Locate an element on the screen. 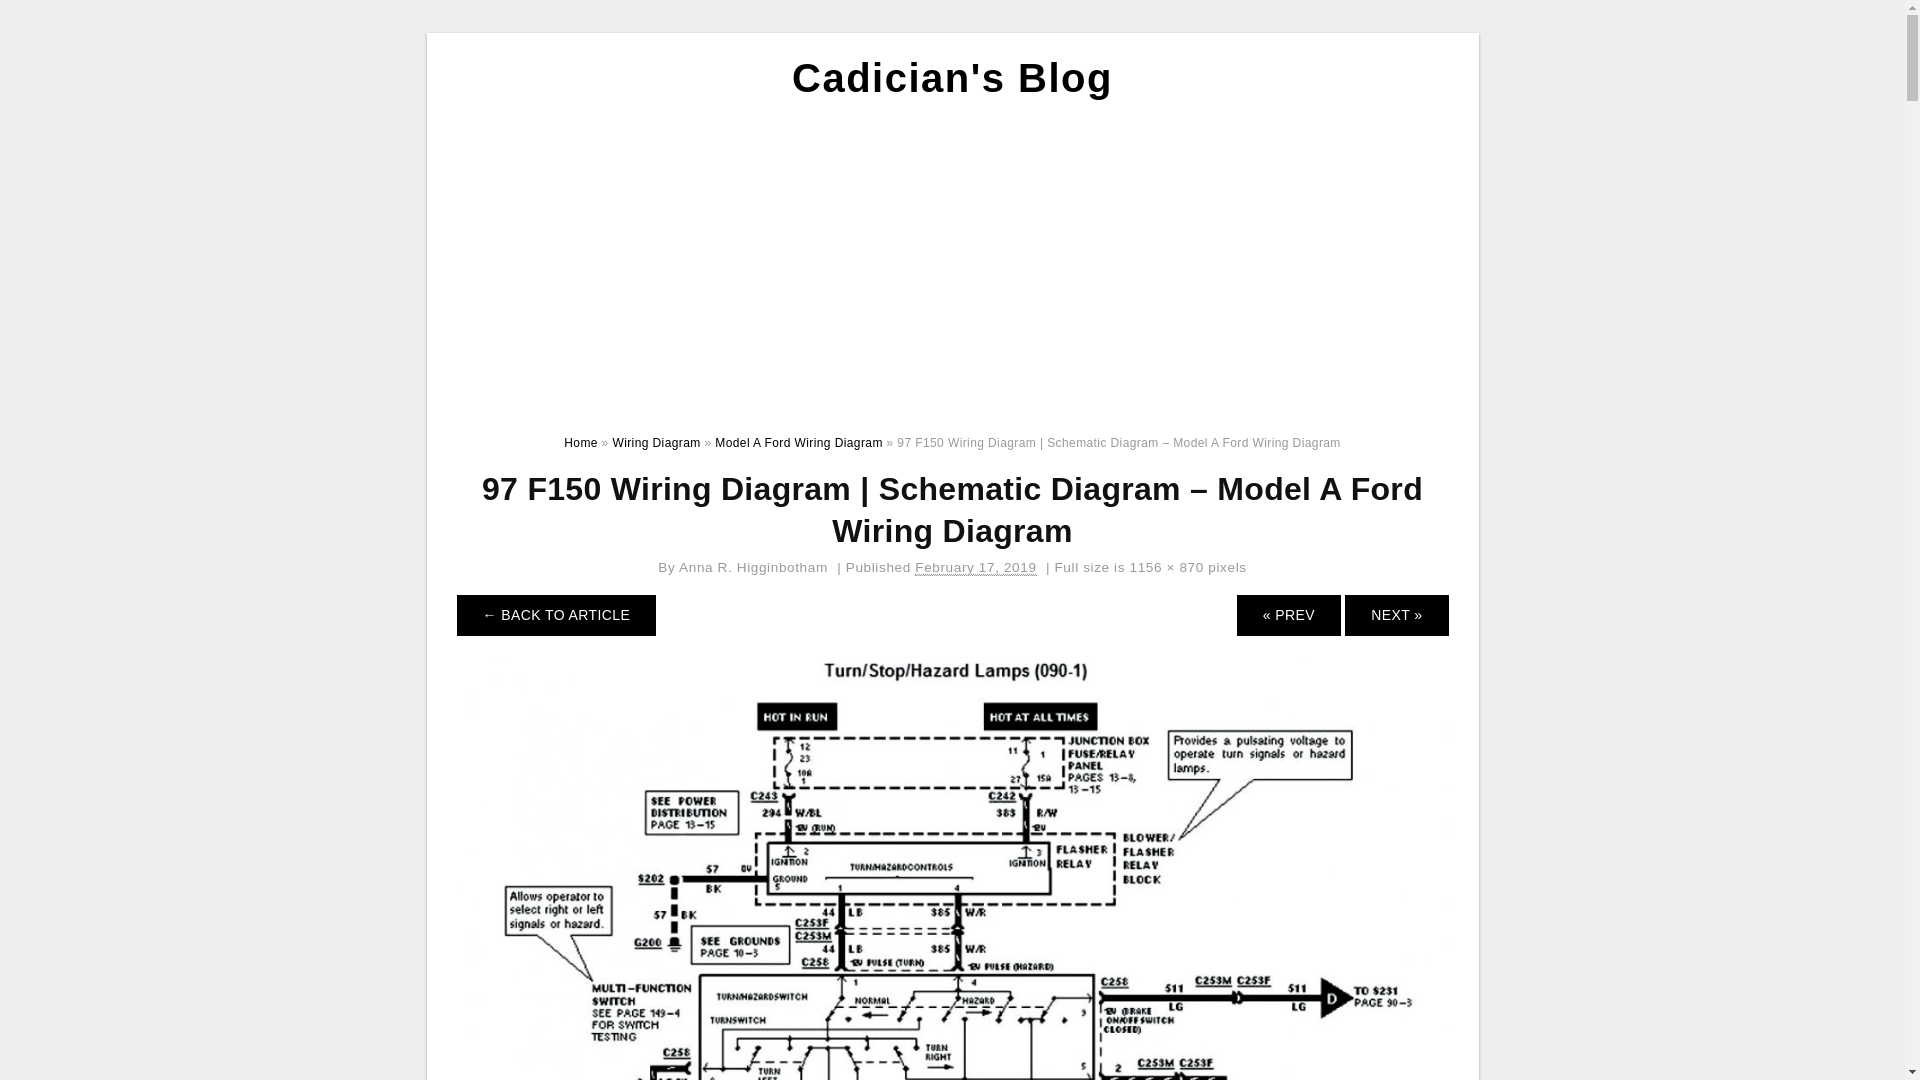 Image resolution: width=1920 pixels, height=1080 pixels. 'Anna R. Higginbotham' is located at coordinates (752, 567).